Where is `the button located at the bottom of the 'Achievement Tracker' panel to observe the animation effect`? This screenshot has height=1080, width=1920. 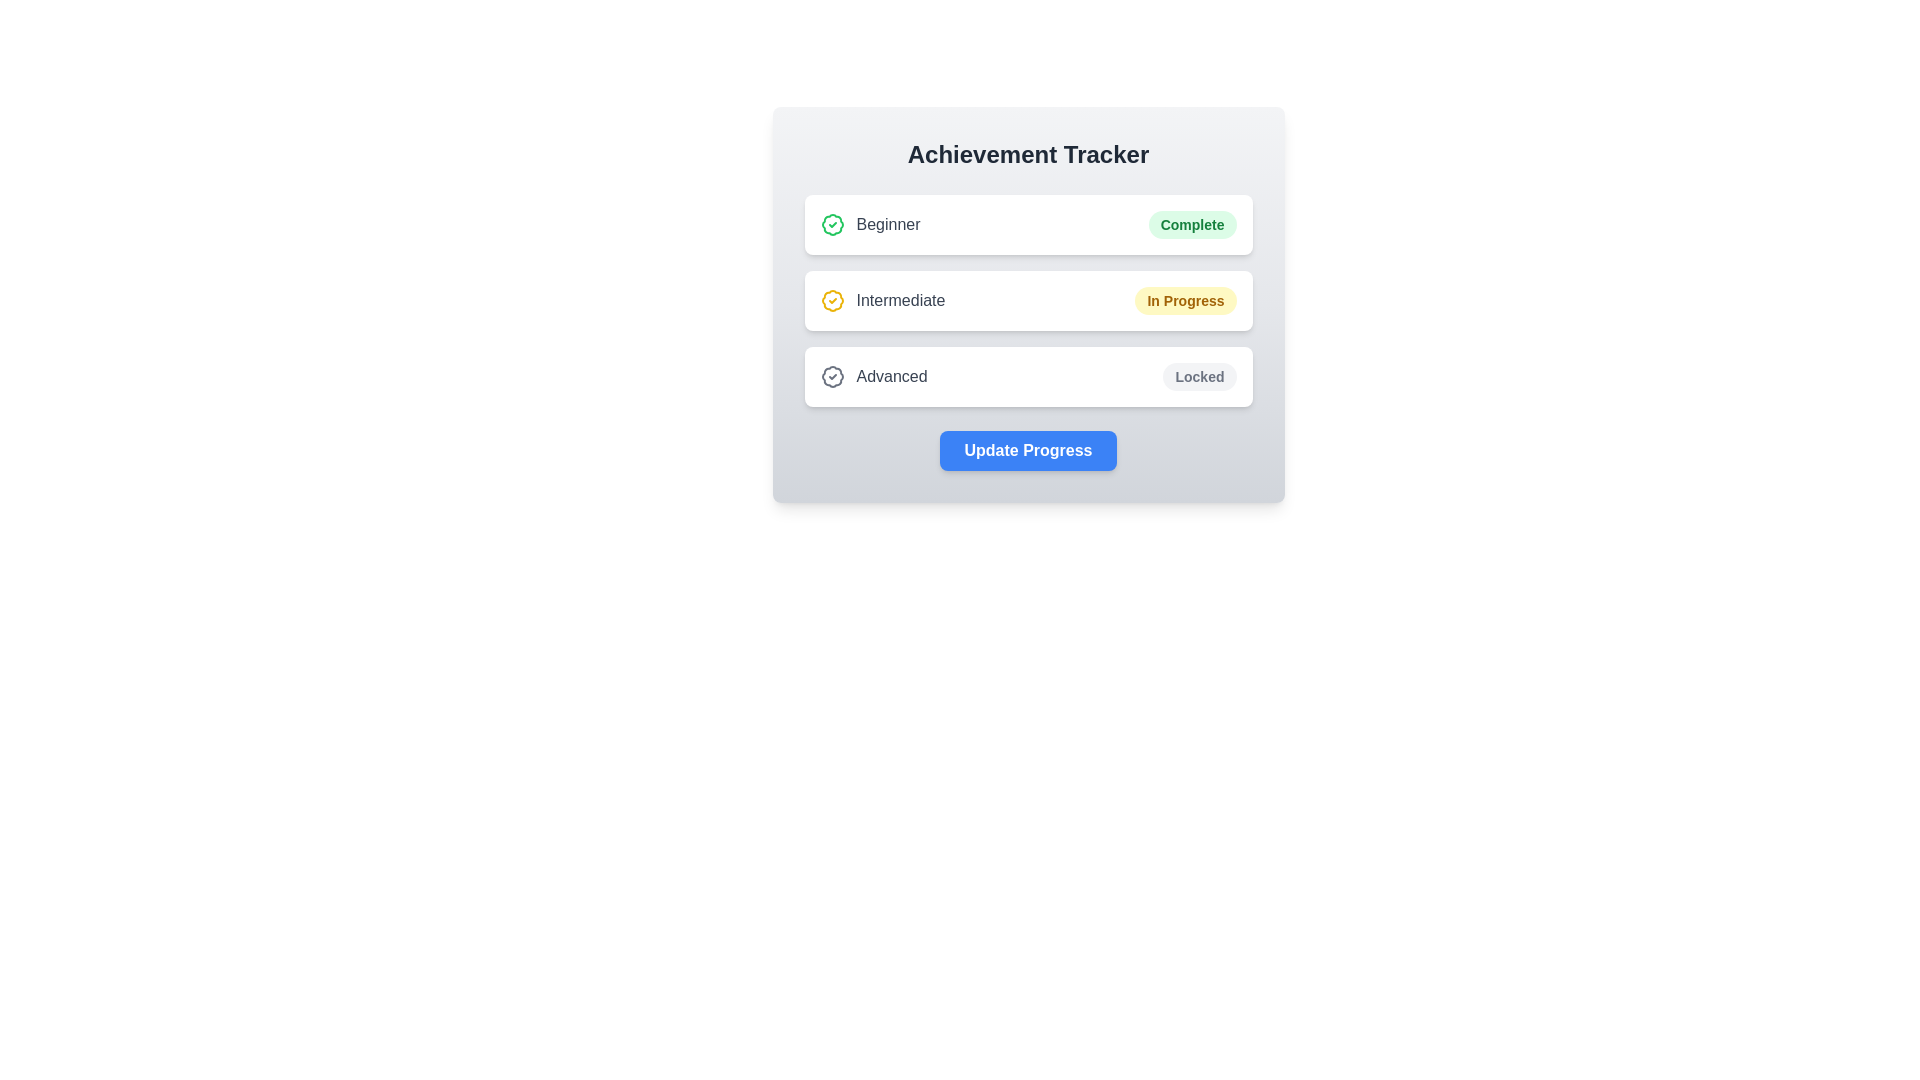
the button located at the bottom of the 'Achievement Tracker' panel to observe the animation effect is located at coordinates (1028, 451).